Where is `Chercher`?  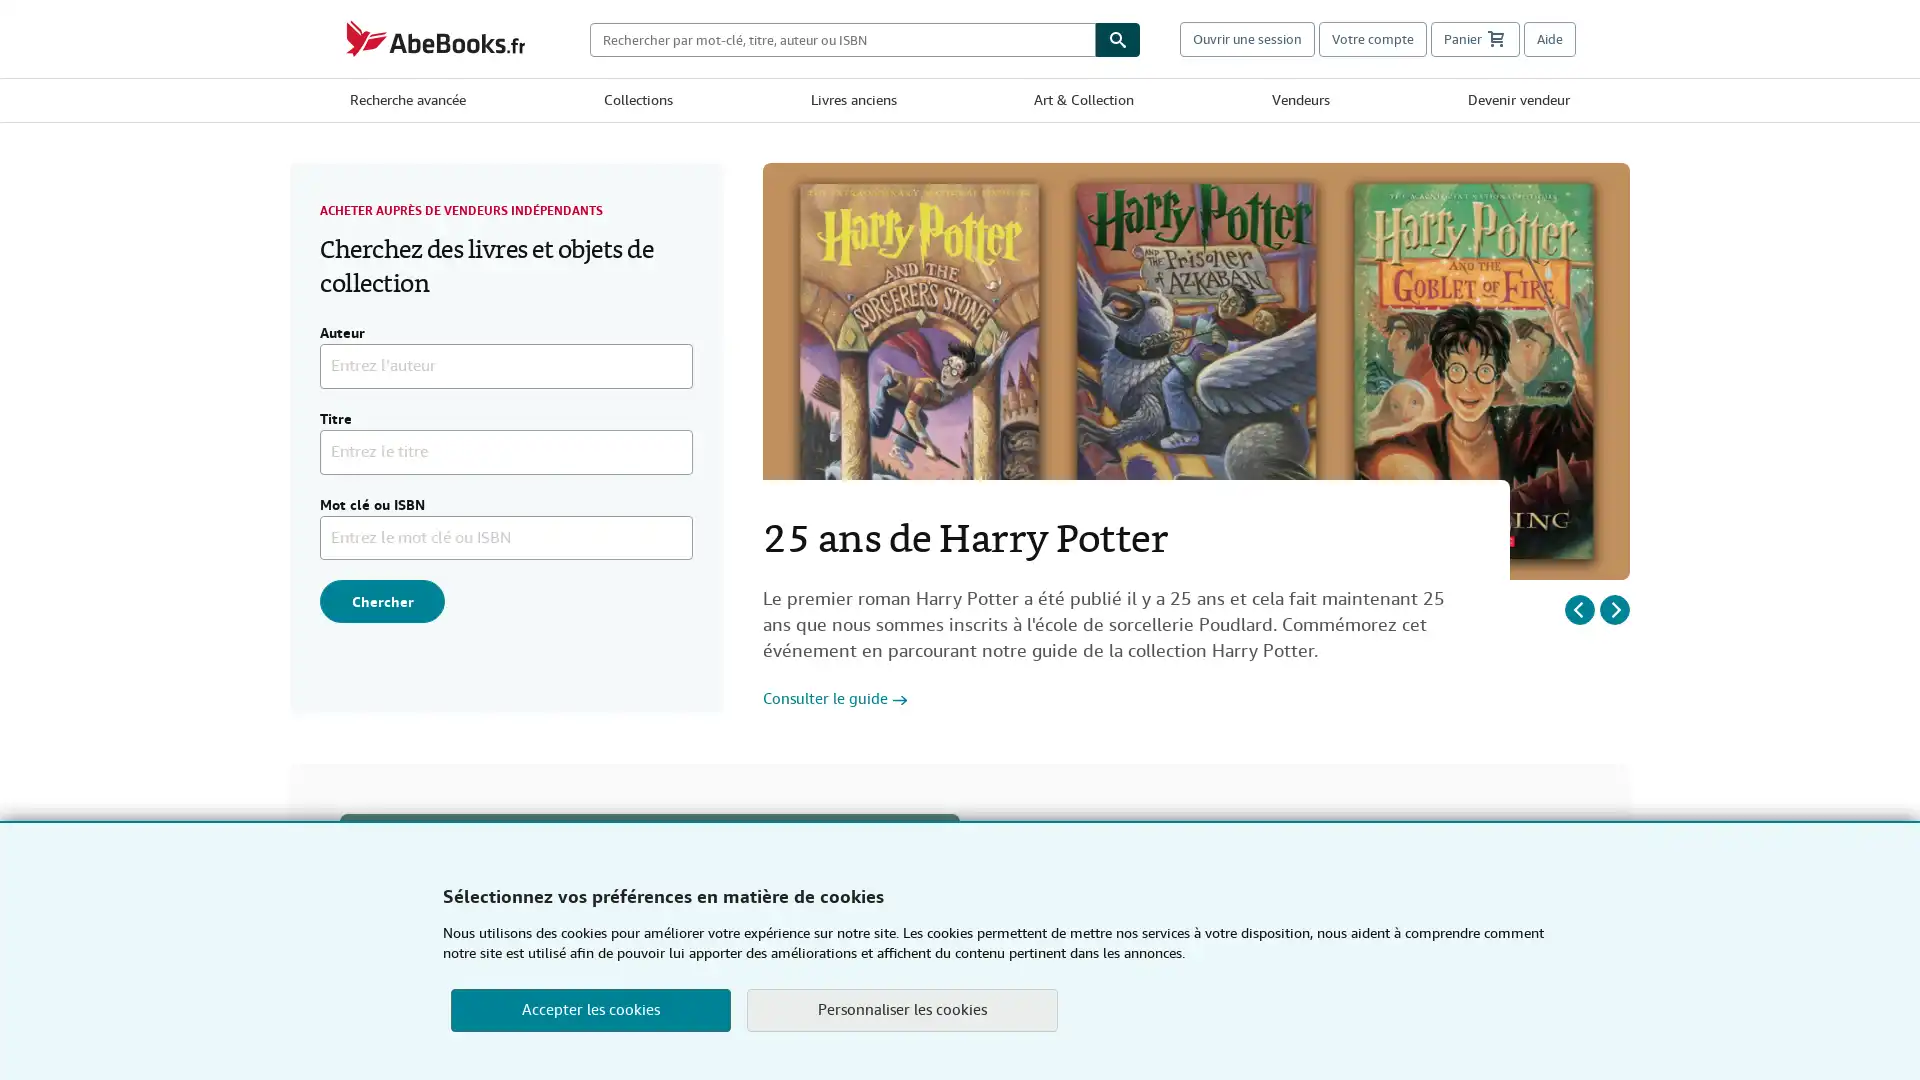 Chercher is located at coordinates (382, 600).